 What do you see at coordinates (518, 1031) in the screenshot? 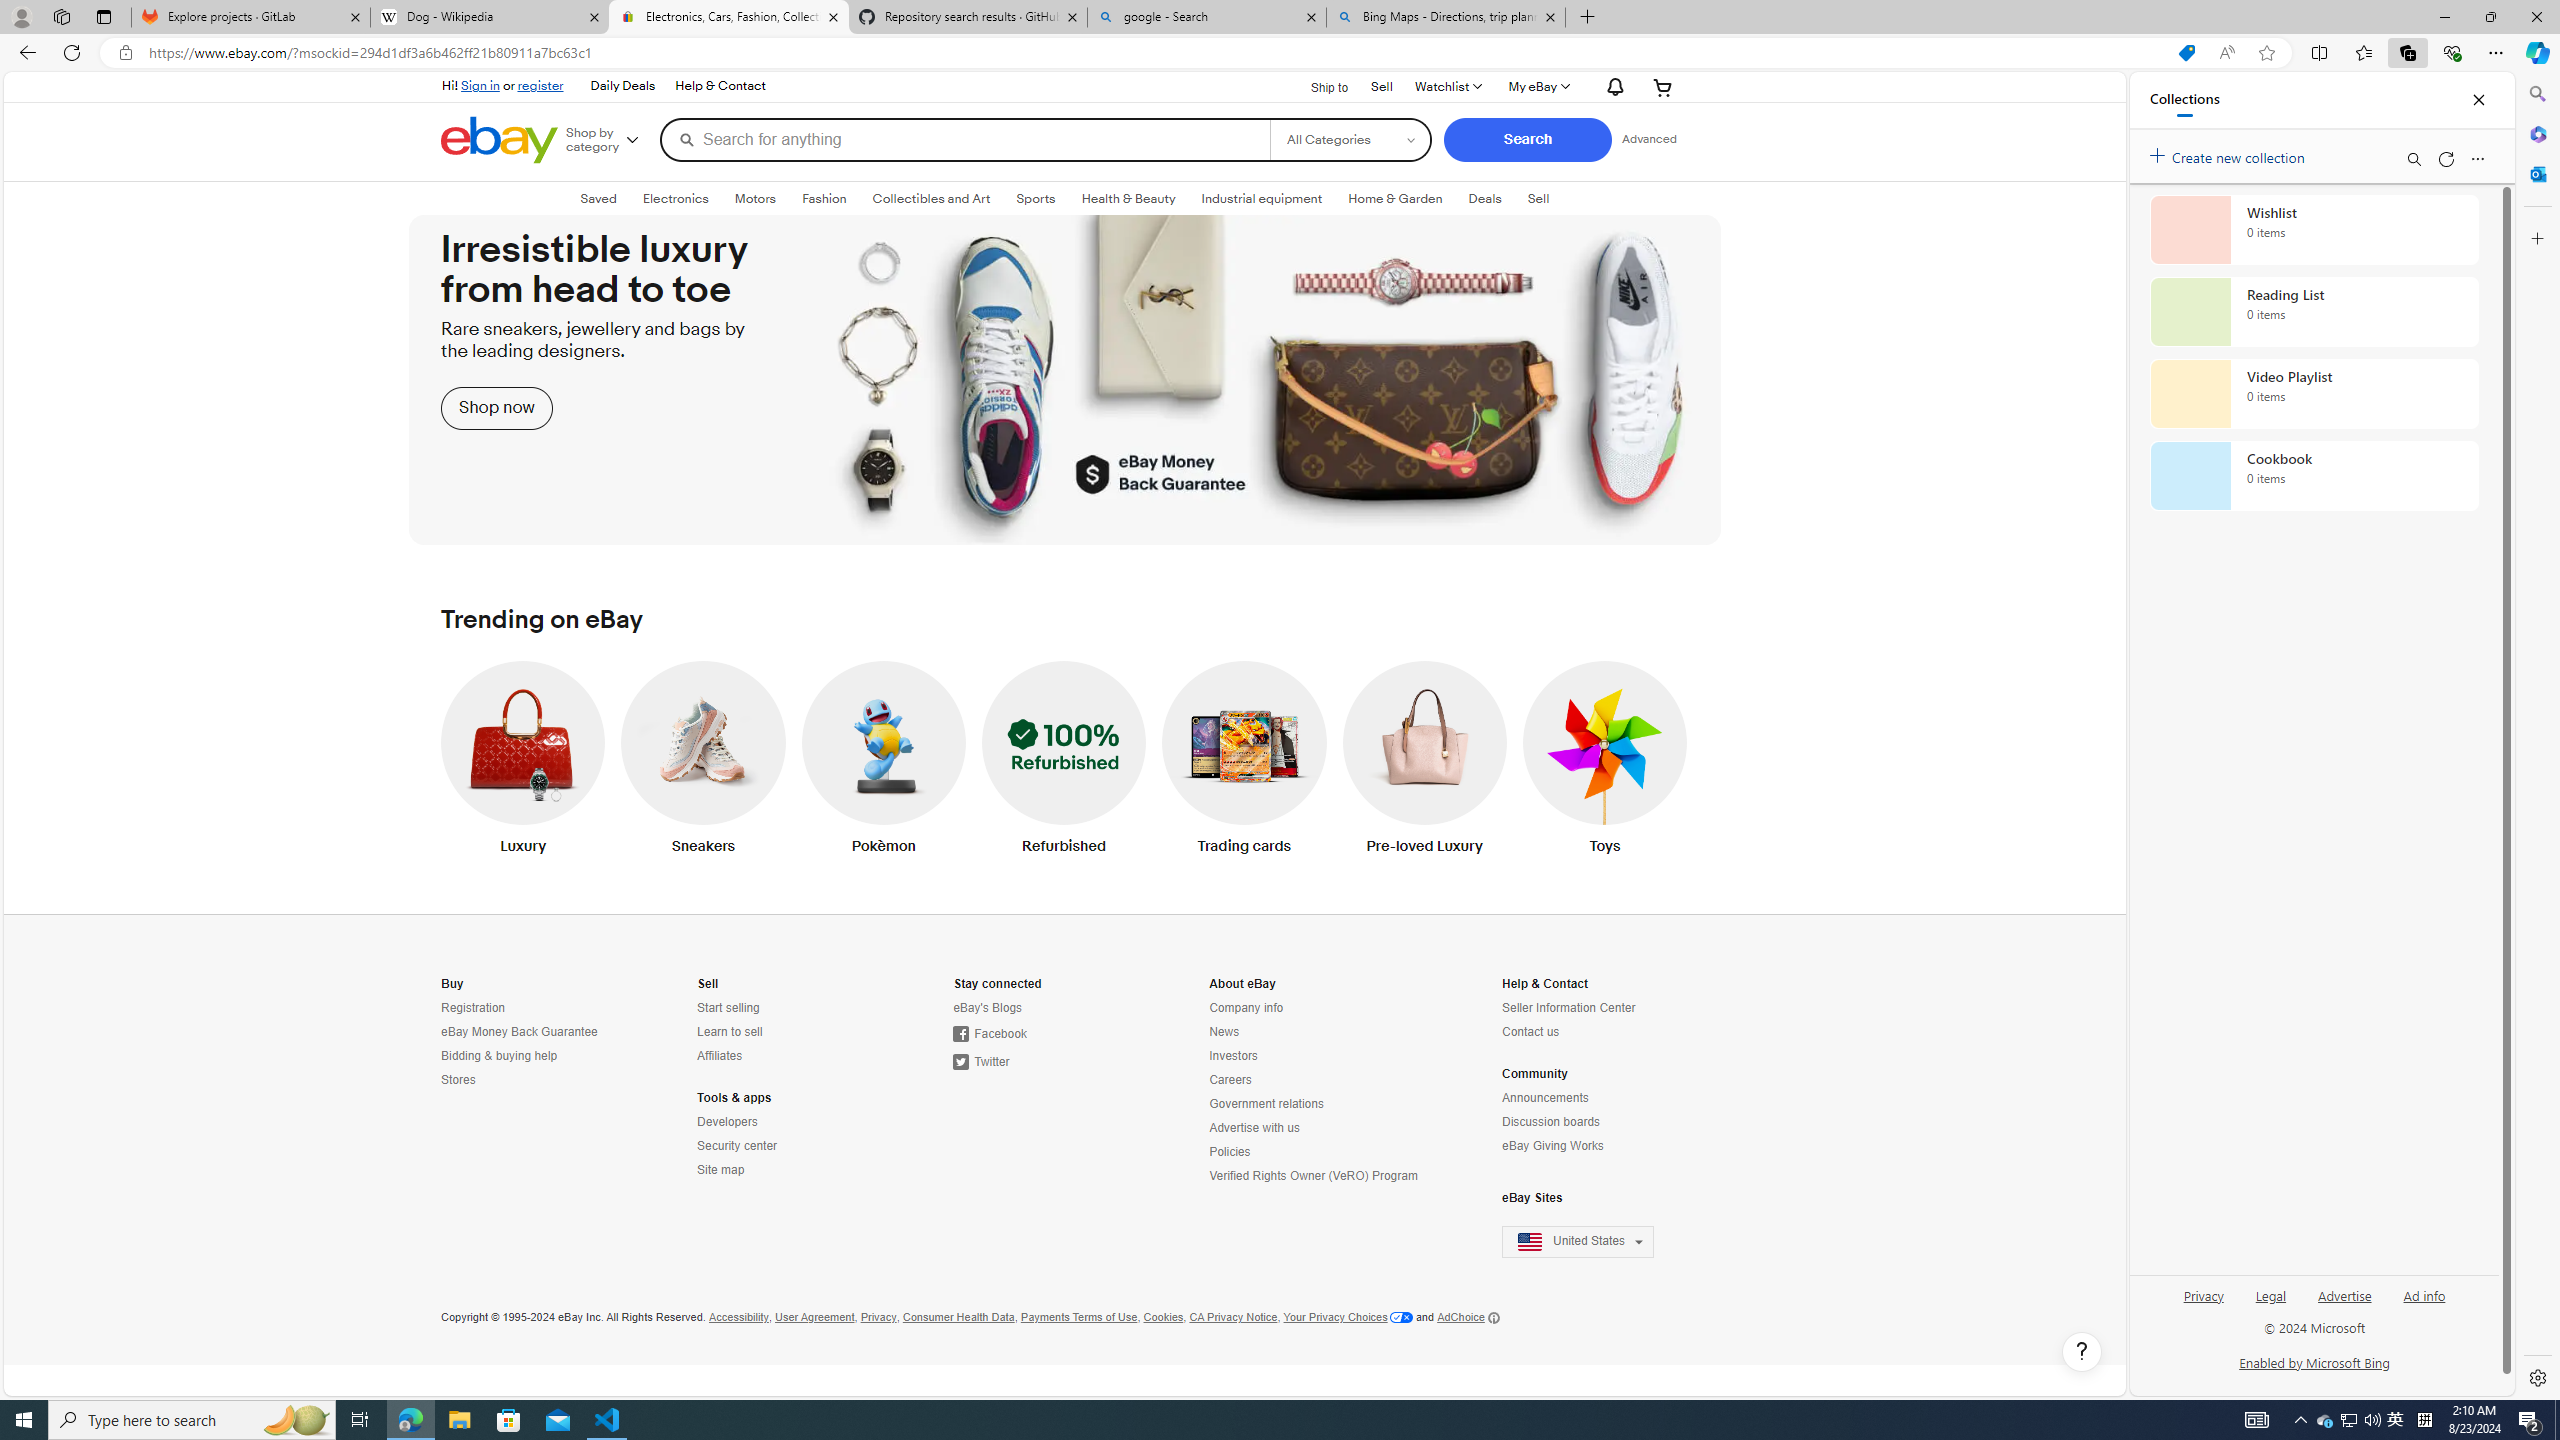
I see `'eBay Money Back Guarantee'` at bounding box center [518, 1031].